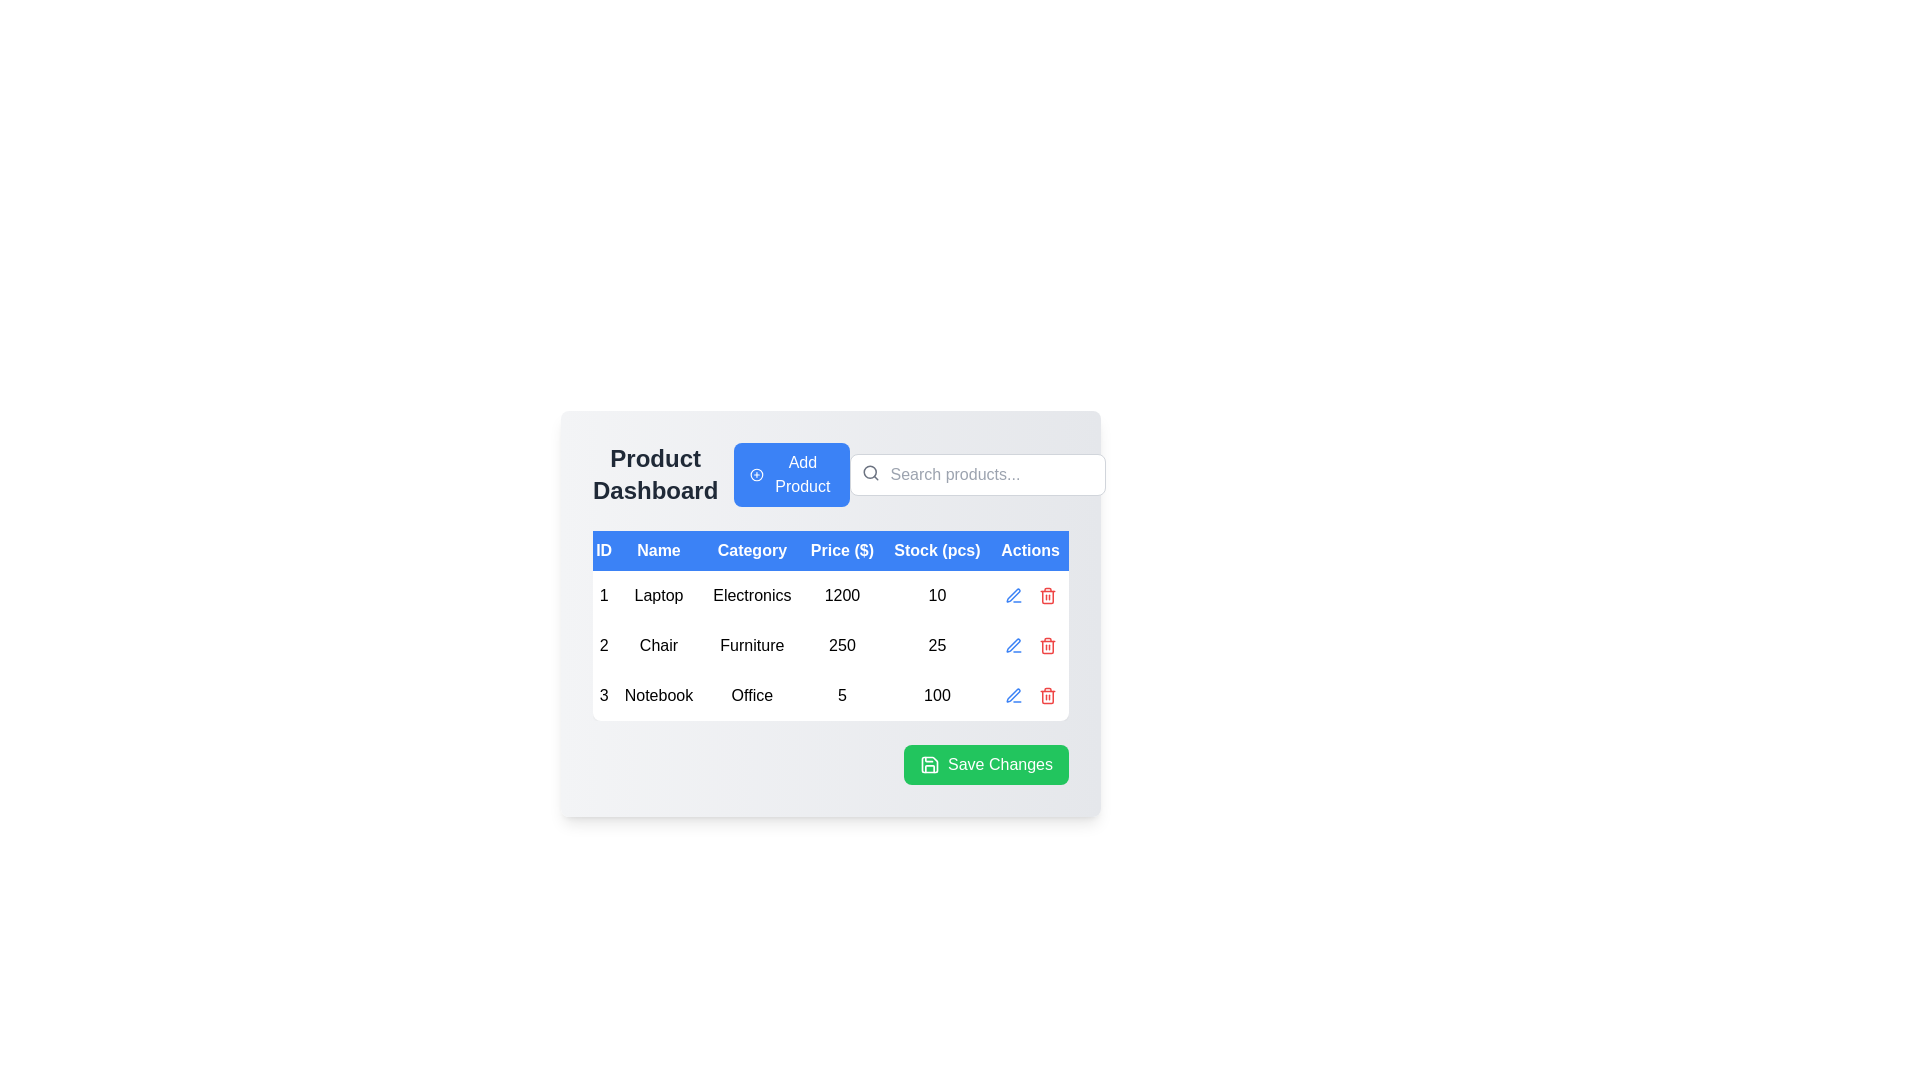  I want to click on the static text label displaying 'Electronics' for the product 'Laptop' in the third cell of the first row of the table in the 'Category' column, so click(751, 595).